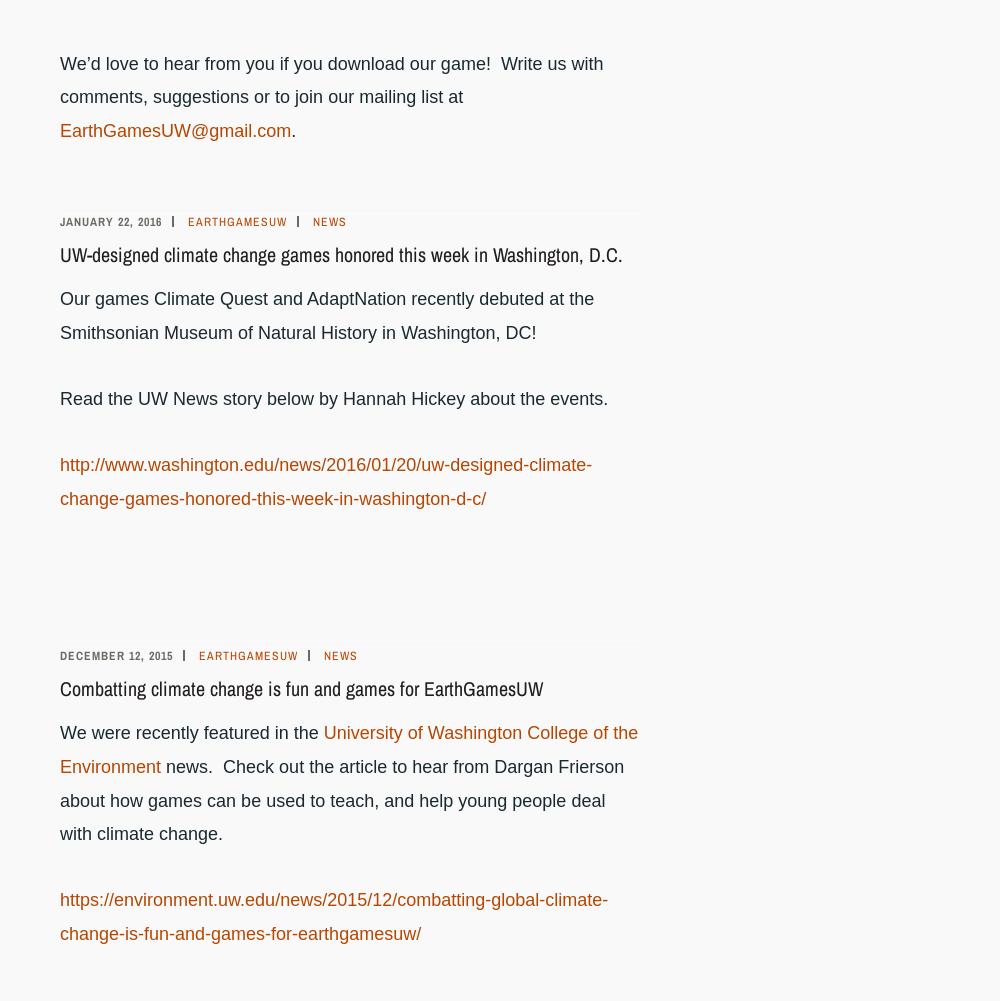 The width and height of the screenshot is (1000, 1001). Describe the element at coordinates (348, 749) in the screenshot. I see `'College of the Environment'` at that location.